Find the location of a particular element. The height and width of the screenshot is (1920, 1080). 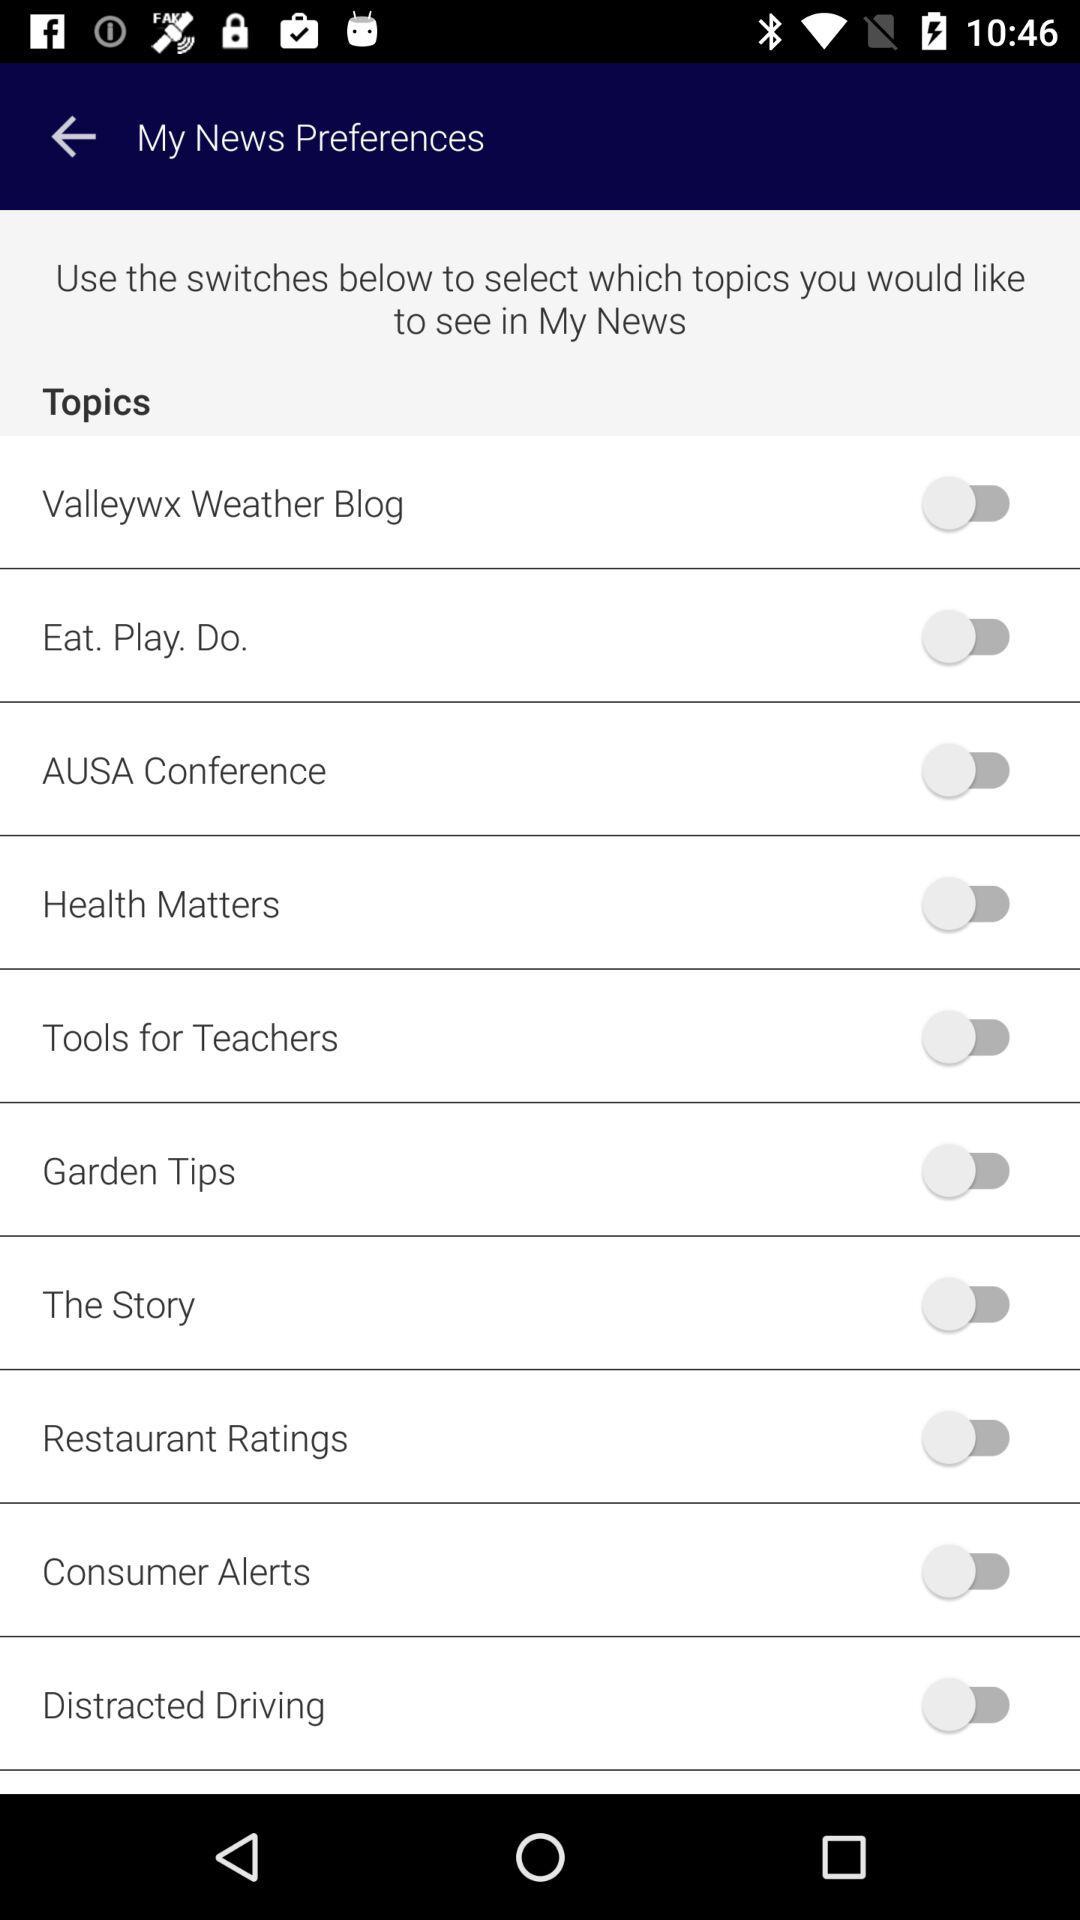

restaurant ratings is located at coordinates (974, 1435).